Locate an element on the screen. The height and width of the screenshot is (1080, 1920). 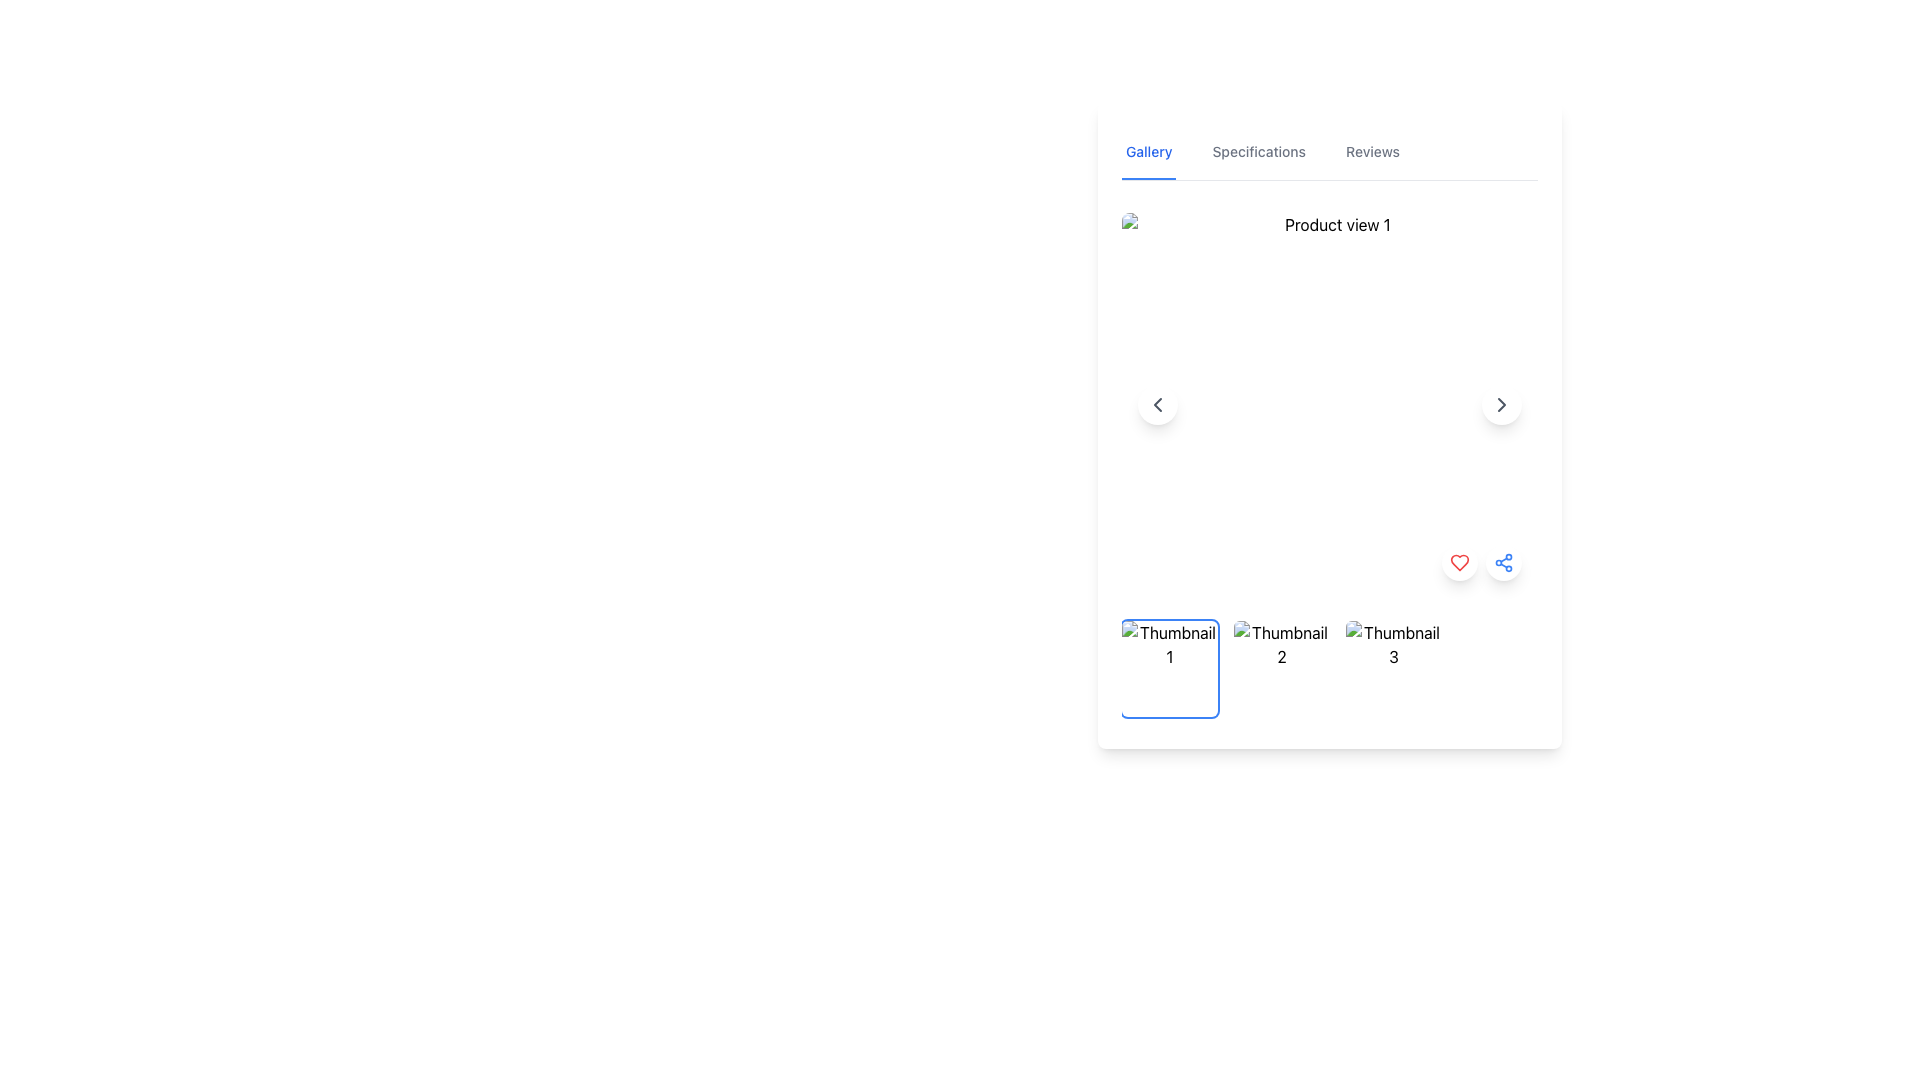
the 'Specifications' interactive tab in the navigation bar is located at coordinates (1258, 152).